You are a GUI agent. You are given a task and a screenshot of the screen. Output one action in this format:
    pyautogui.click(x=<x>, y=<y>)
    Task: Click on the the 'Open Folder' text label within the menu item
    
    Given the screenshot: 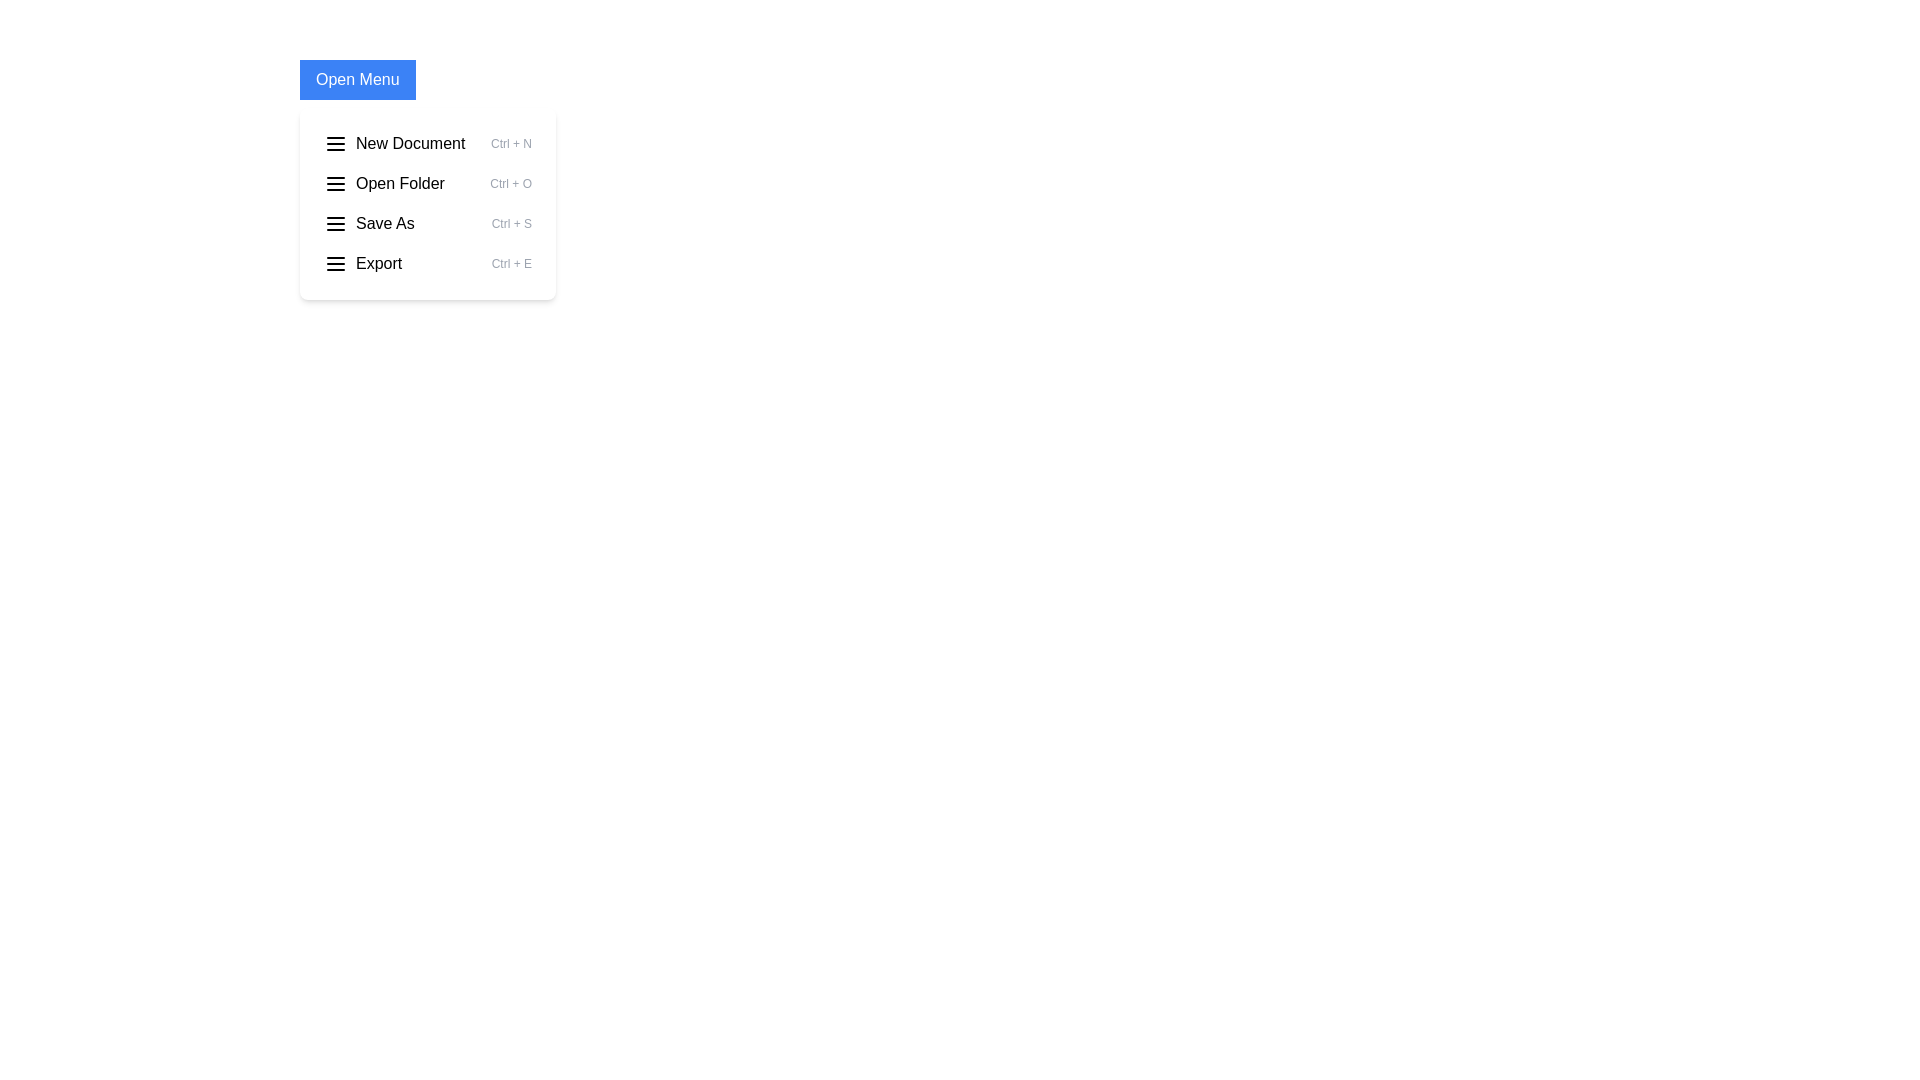 What is the action you would take?
    pyautogui.click(x=384, y=184)
    